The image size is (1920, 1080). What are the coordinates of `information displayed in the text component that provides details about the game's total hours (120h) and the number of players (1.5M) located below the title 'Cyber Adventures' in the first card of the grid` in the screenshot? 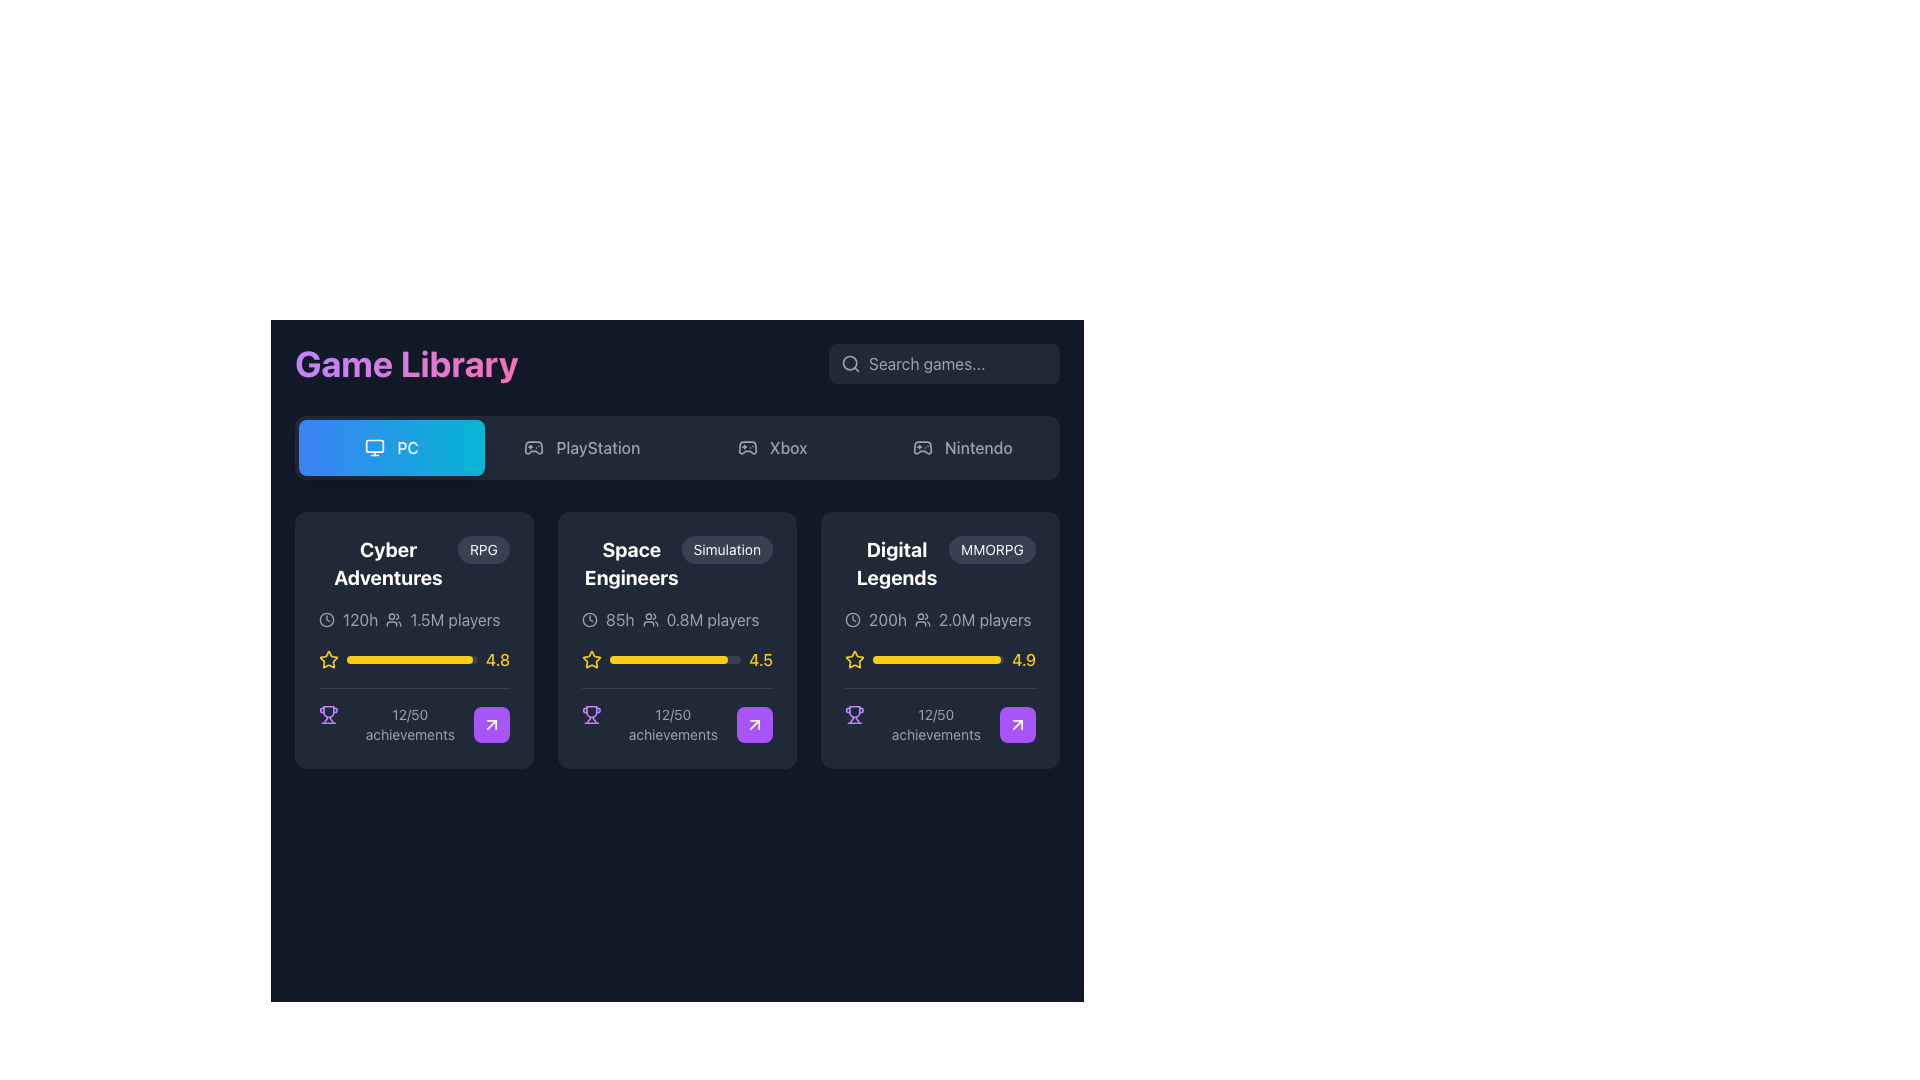 It's located at (413, 619).